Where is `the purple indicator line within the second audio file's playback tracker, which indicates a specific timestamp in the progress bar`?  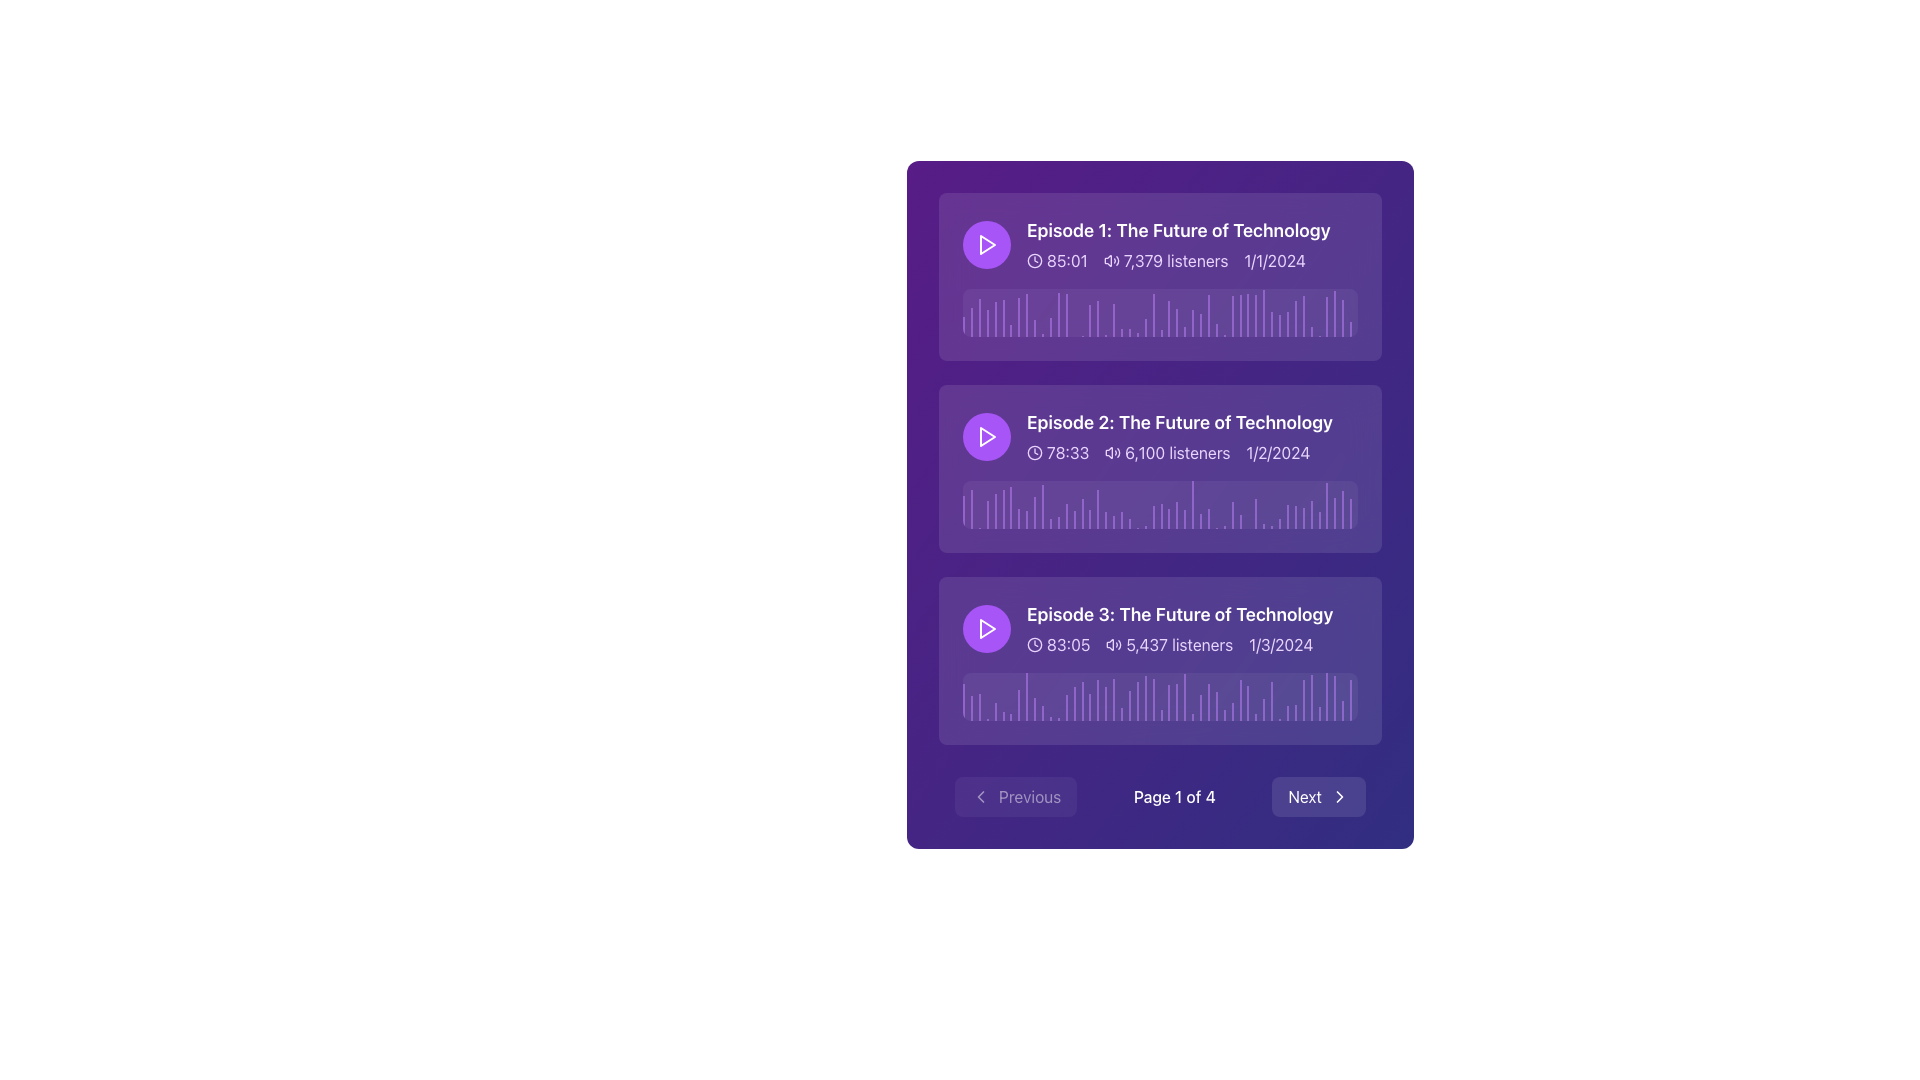 the purple indicator line within the second audio file's playback tracker, which indicates a specific timestamp in the progress bar is located at coordinates (1011, 507).